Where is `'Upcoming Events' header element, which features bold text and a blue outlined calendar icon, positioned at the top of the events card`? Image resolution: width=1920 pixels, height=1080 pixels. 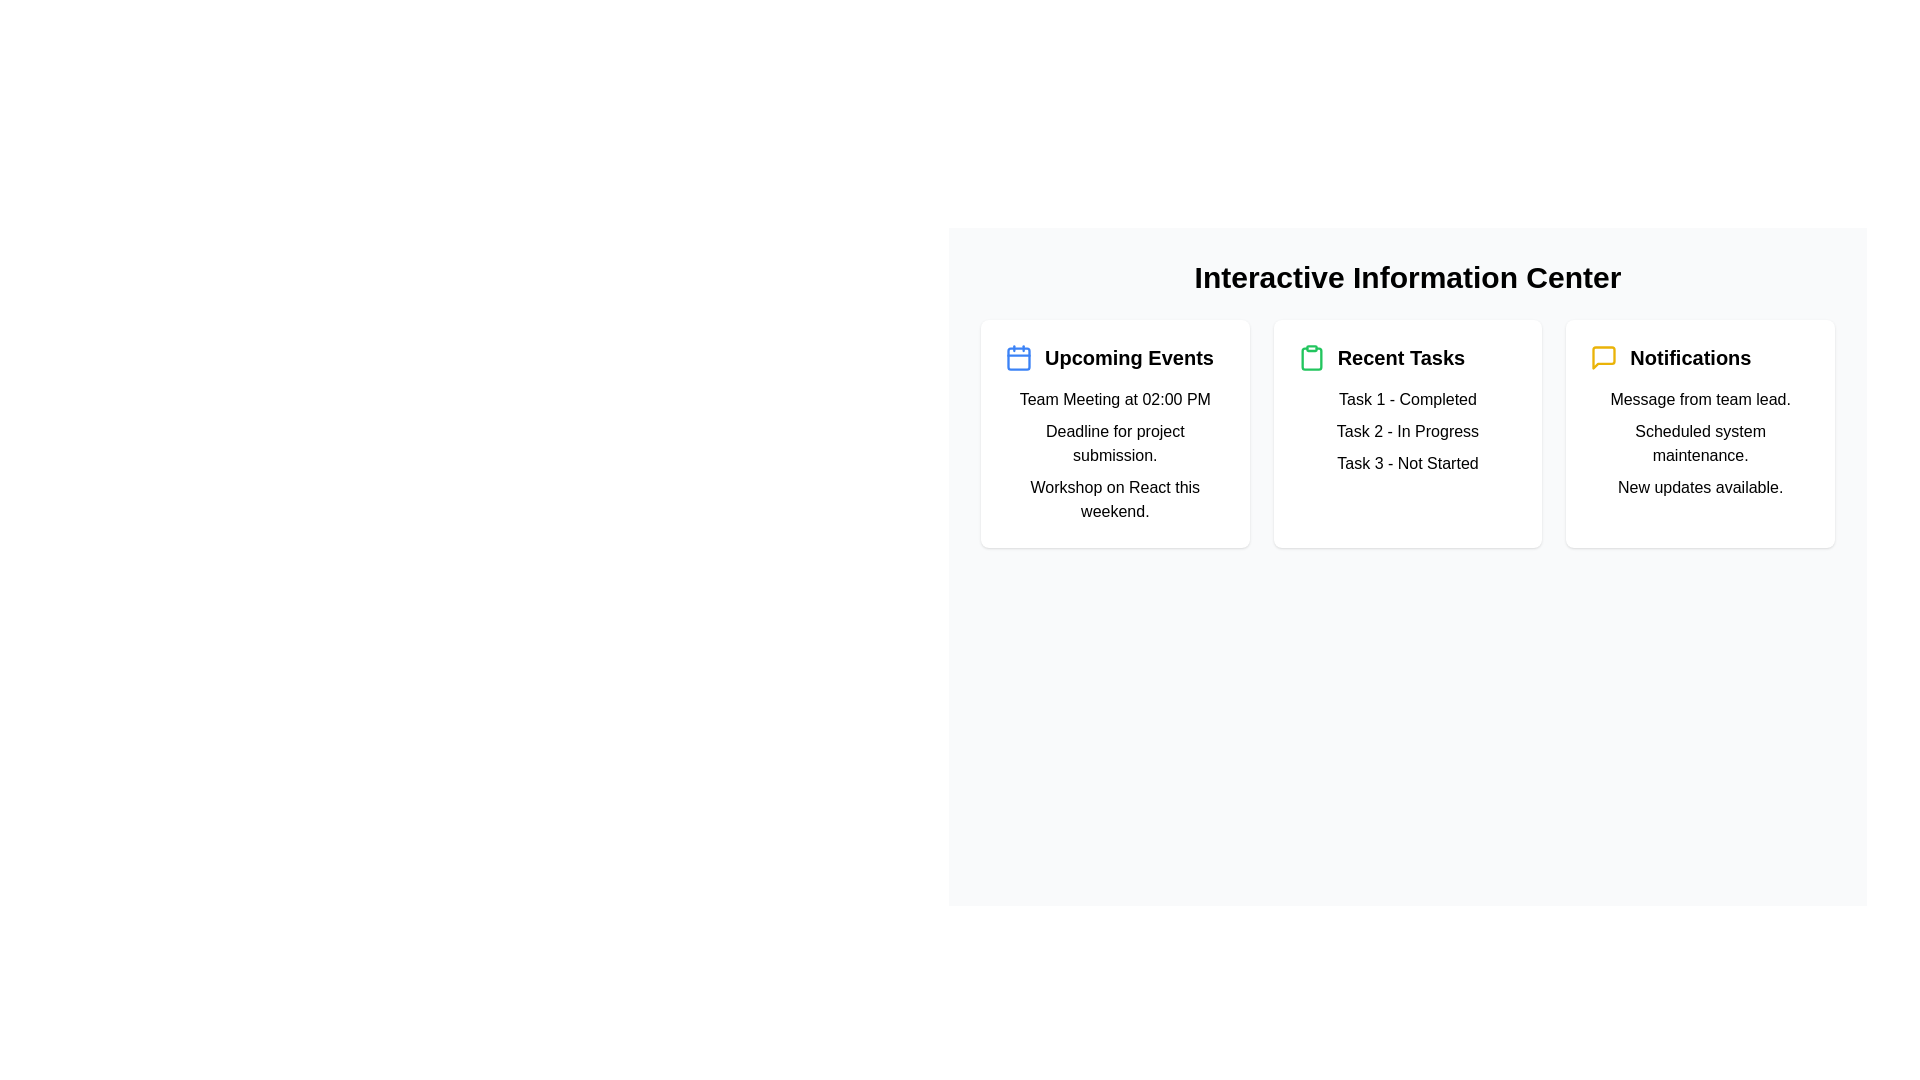 'Upcoming Events' header element, which features bold text and a blue outlined calendar icon, positioned at the top of the events card is located at coordinates (1114, 357).